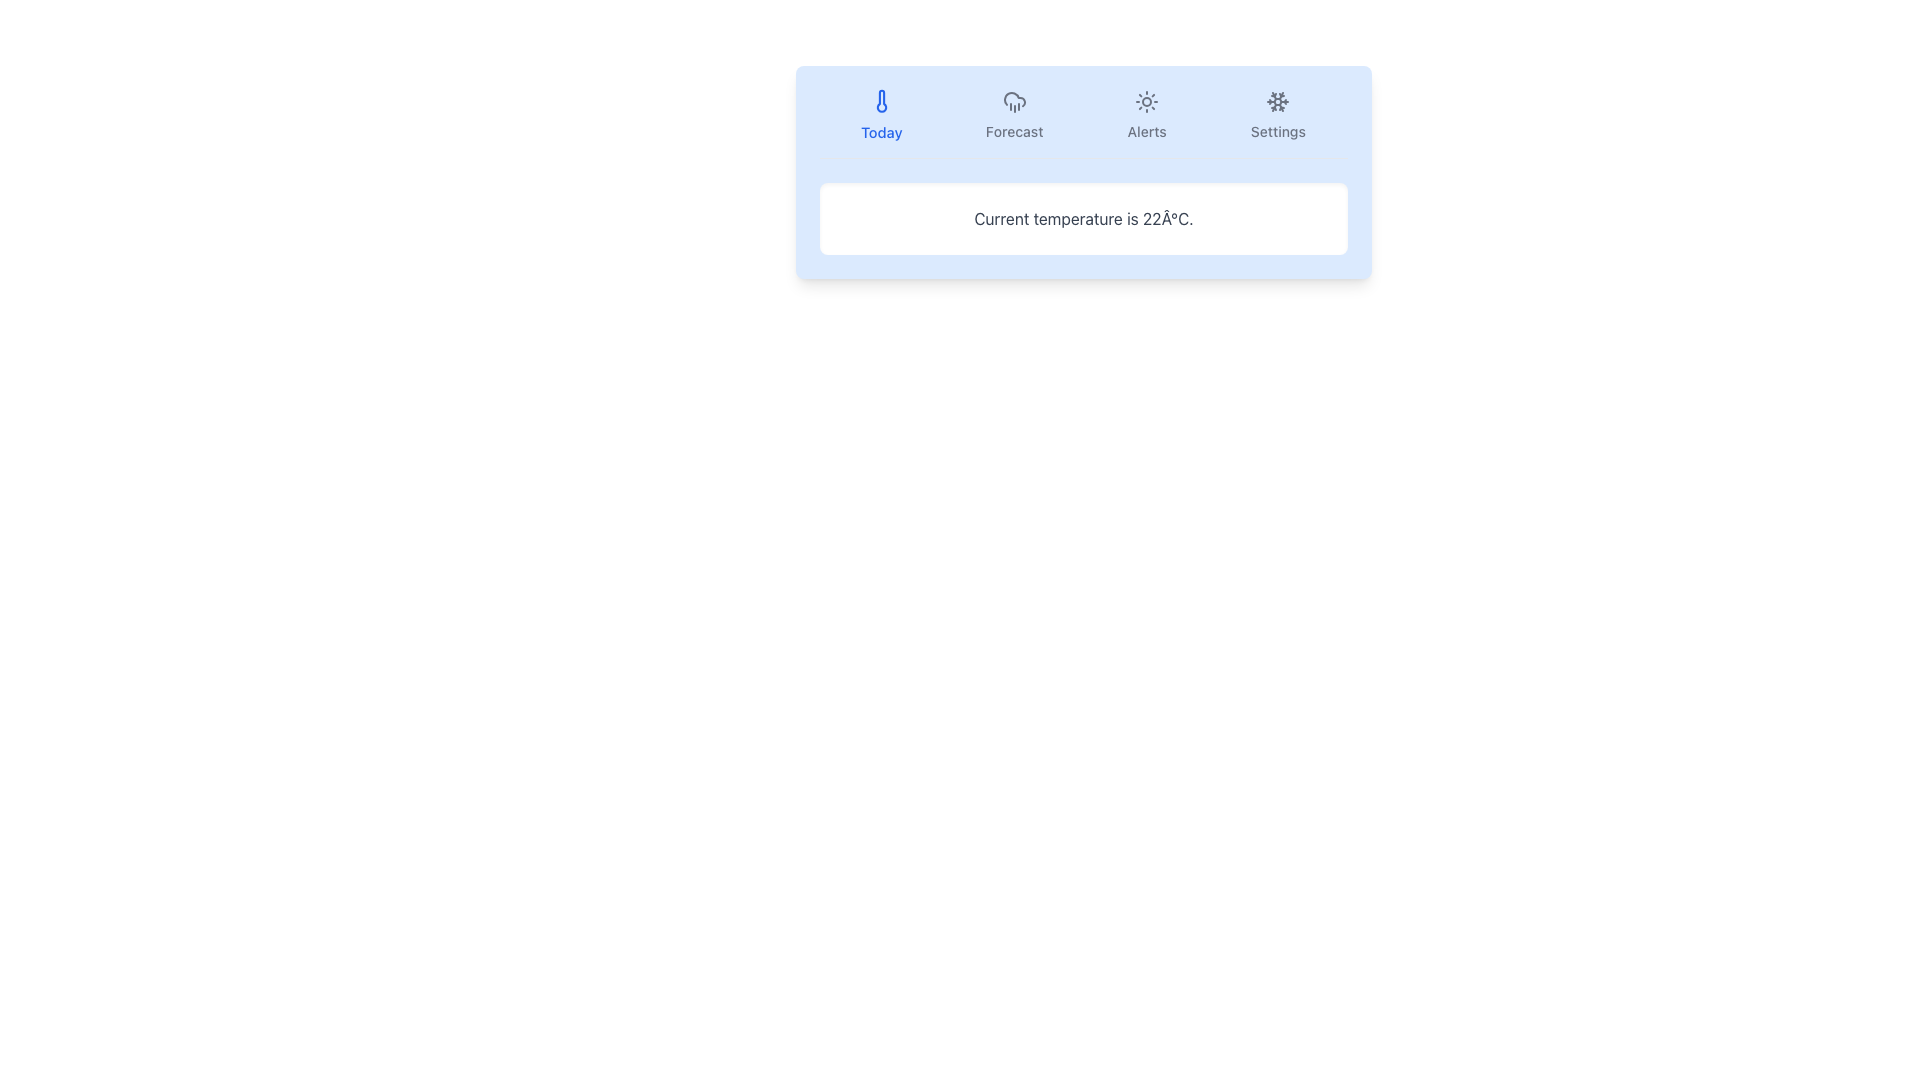  I want to click on the 'Settings' icon, so click(1277, 101).